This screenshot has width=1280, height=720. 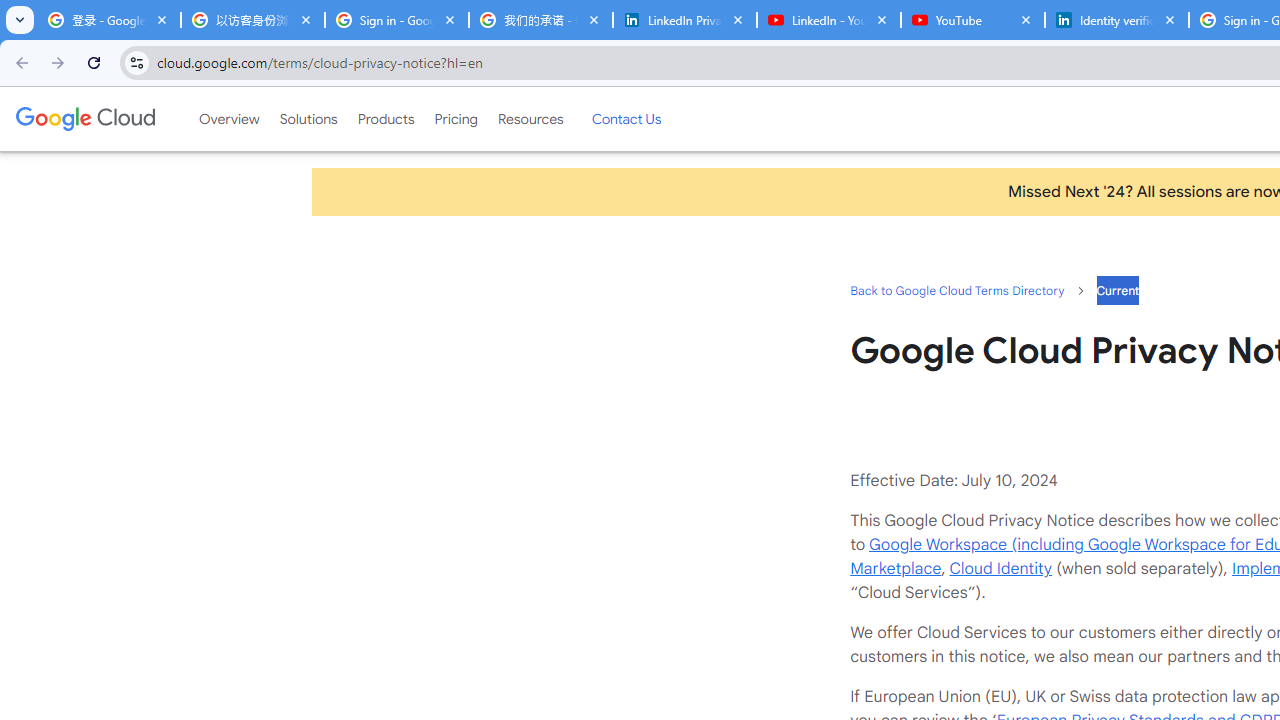 What do you see at coordinates (1000, 568) in the screenshot?
I see `'Cloud Identity'` at bounding box center [1000, 568].